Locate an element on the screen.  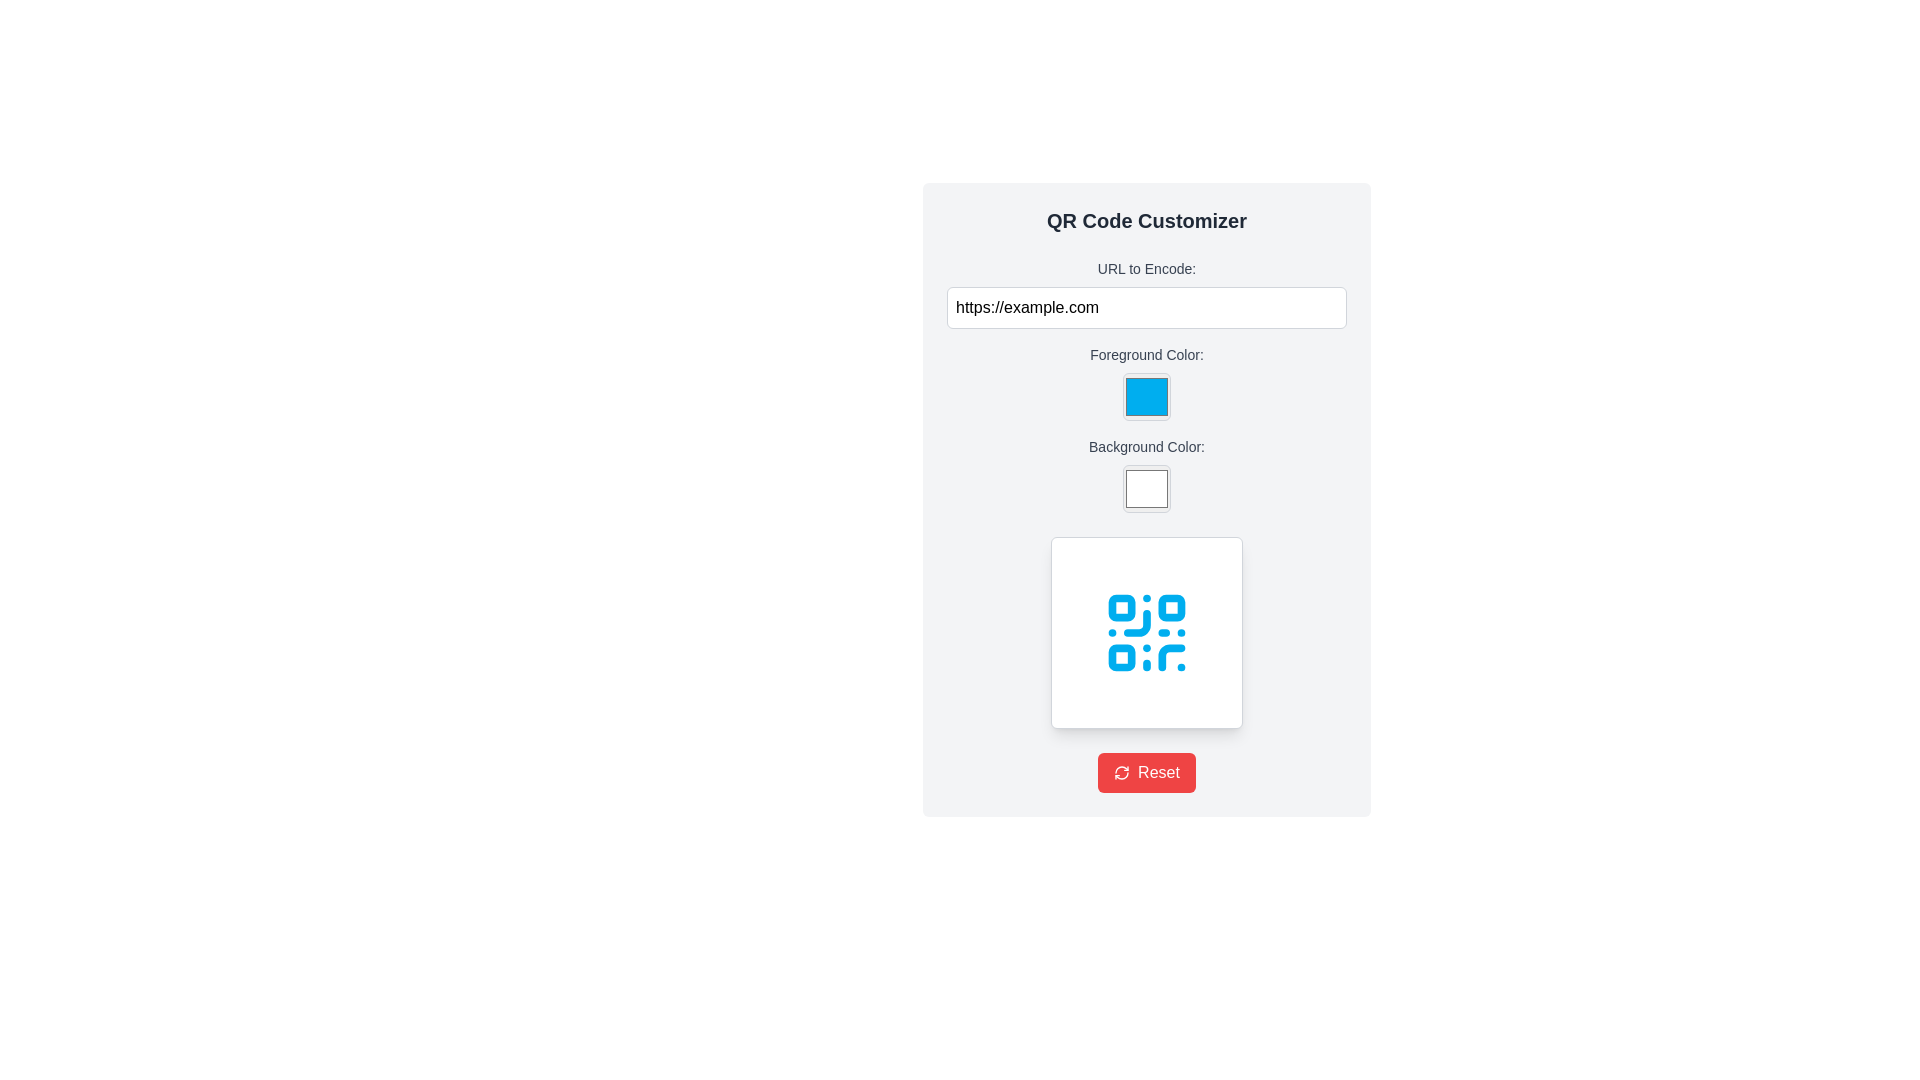
the small square shape with rounded corners and a blue fill located in the top-left corner of the QR code design is located at coordinates (1122, 607).